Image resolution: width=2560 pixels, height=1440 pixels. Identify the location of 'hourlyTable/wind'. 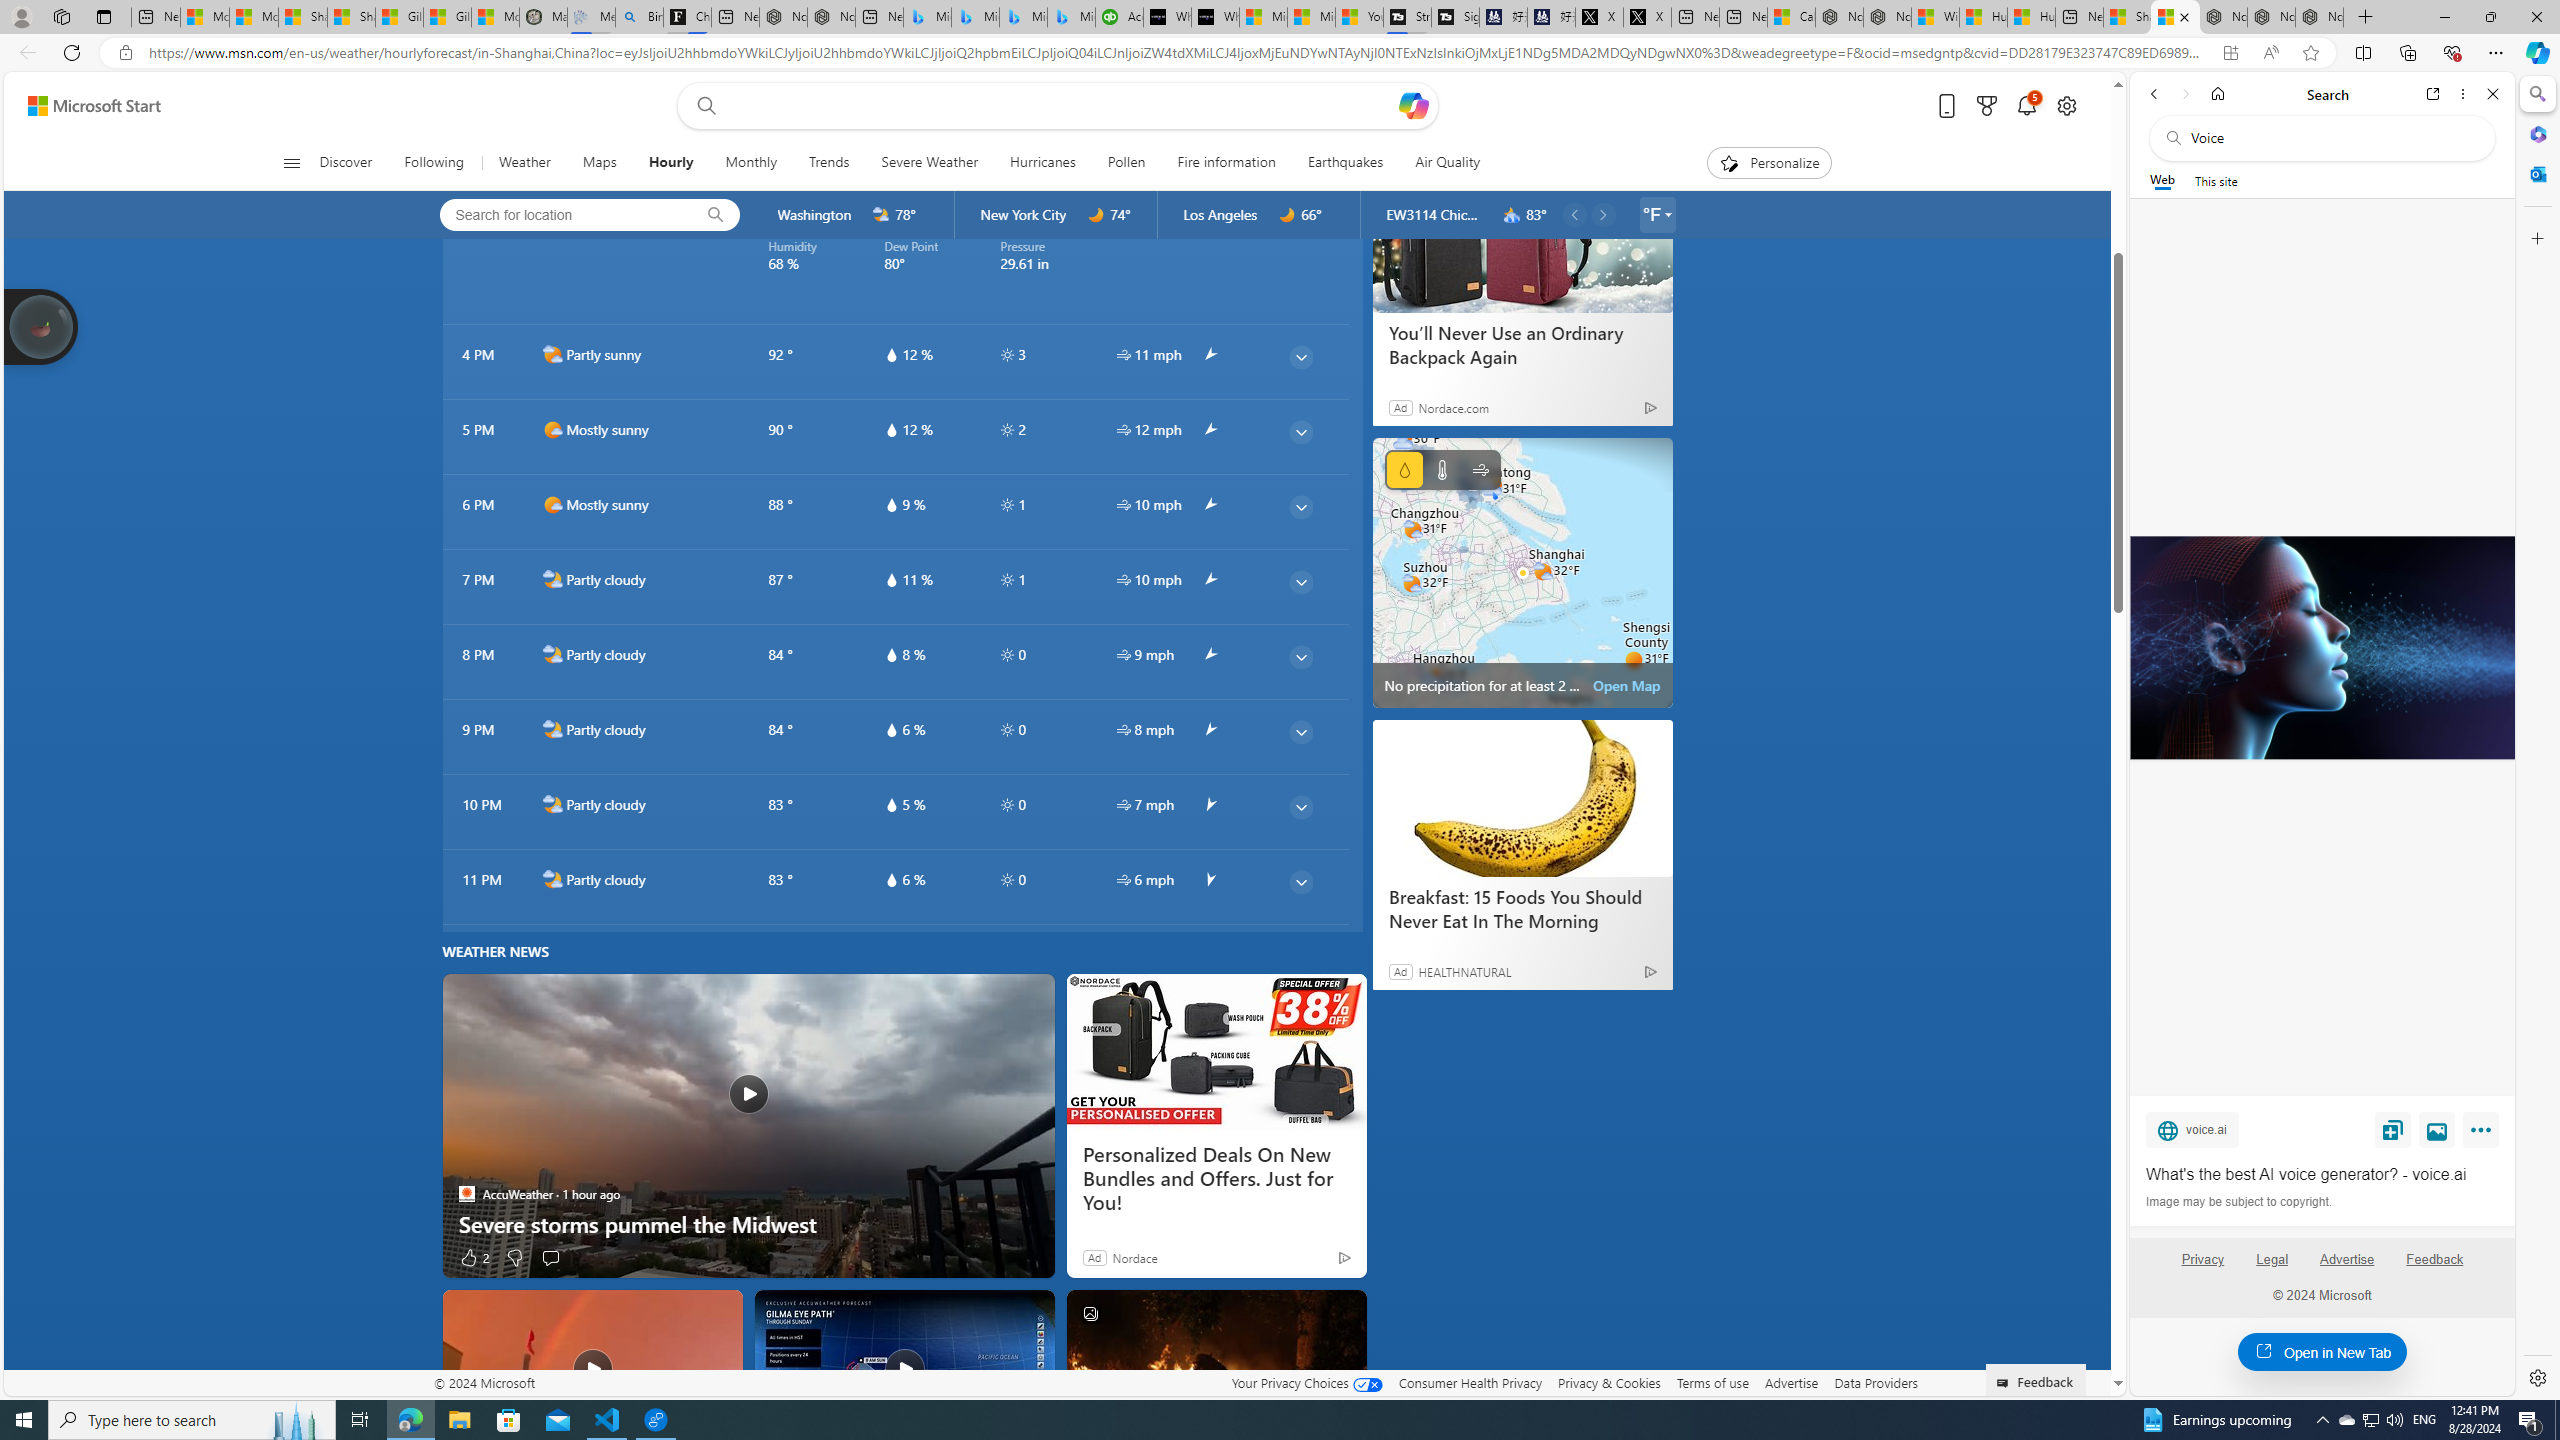
(1122, 878).